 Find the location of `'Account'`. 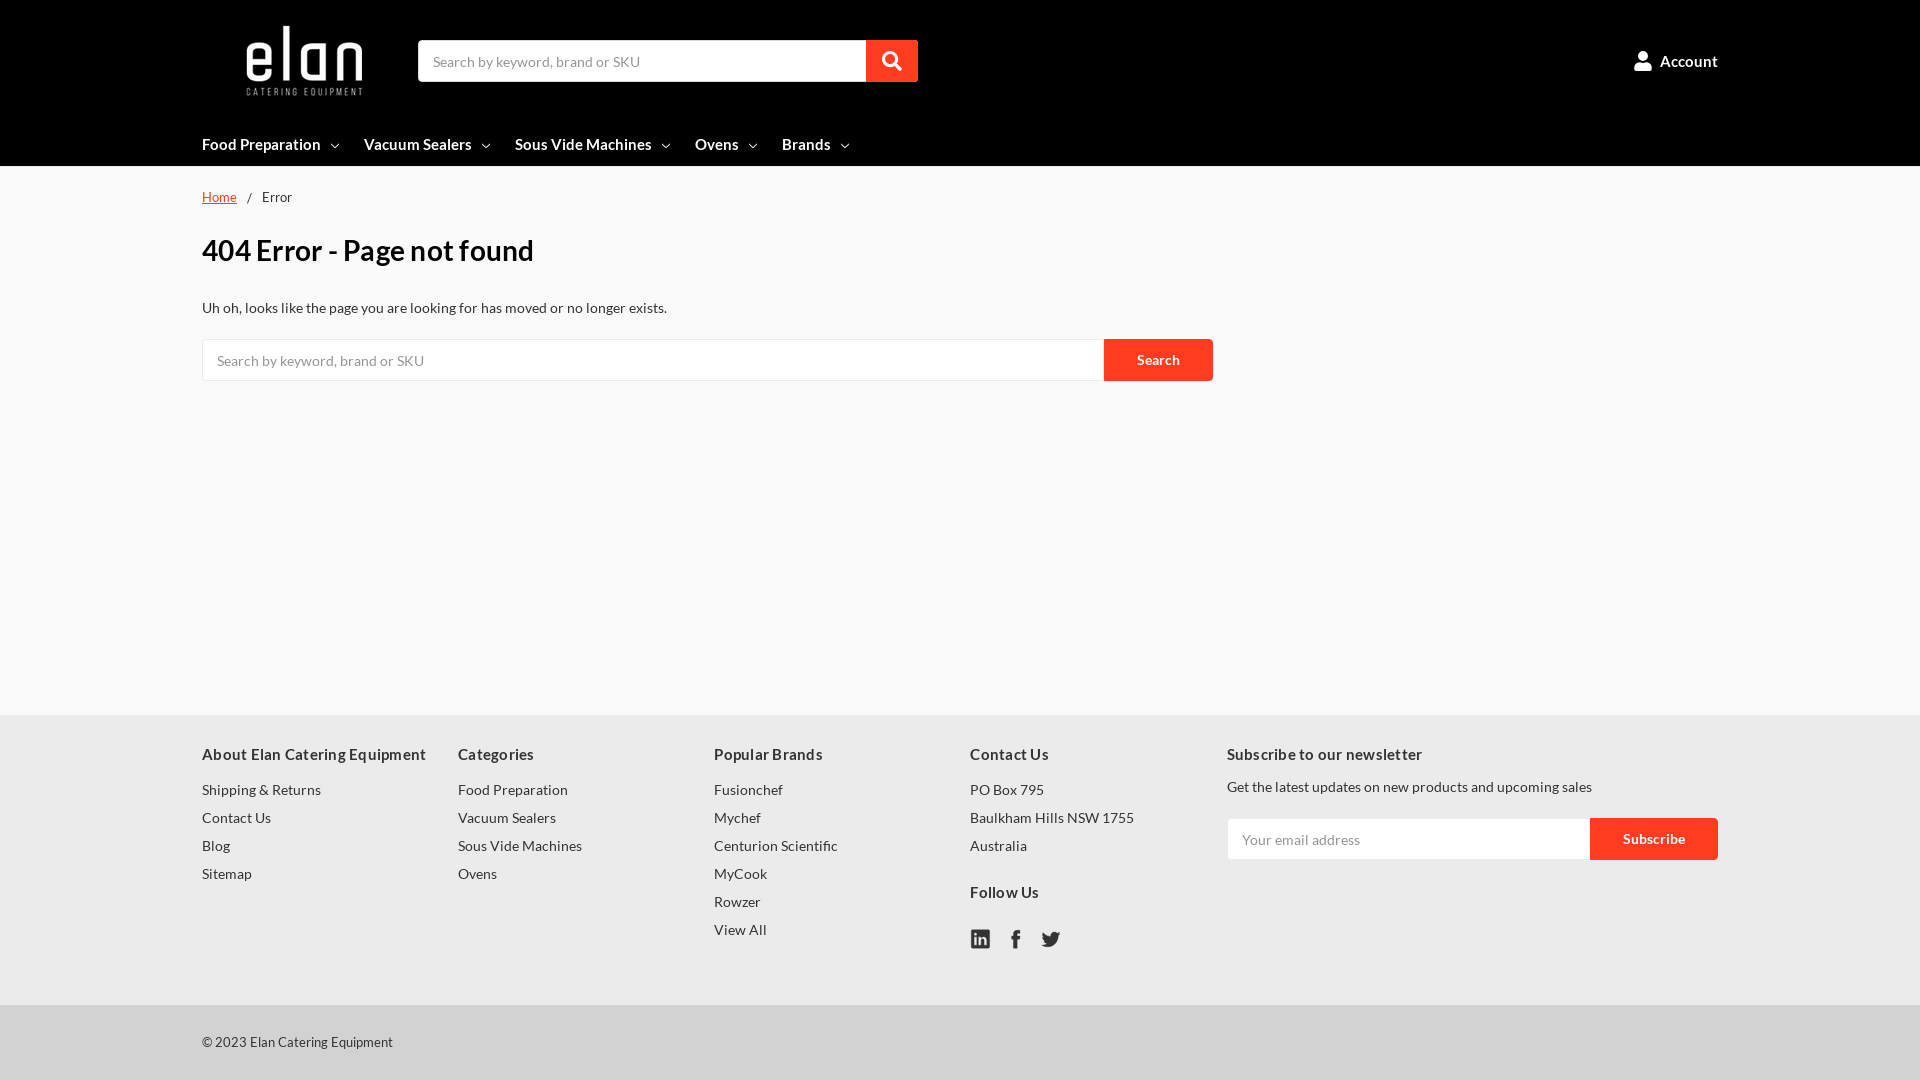

'Account' is located at coordinates (1675, 60).